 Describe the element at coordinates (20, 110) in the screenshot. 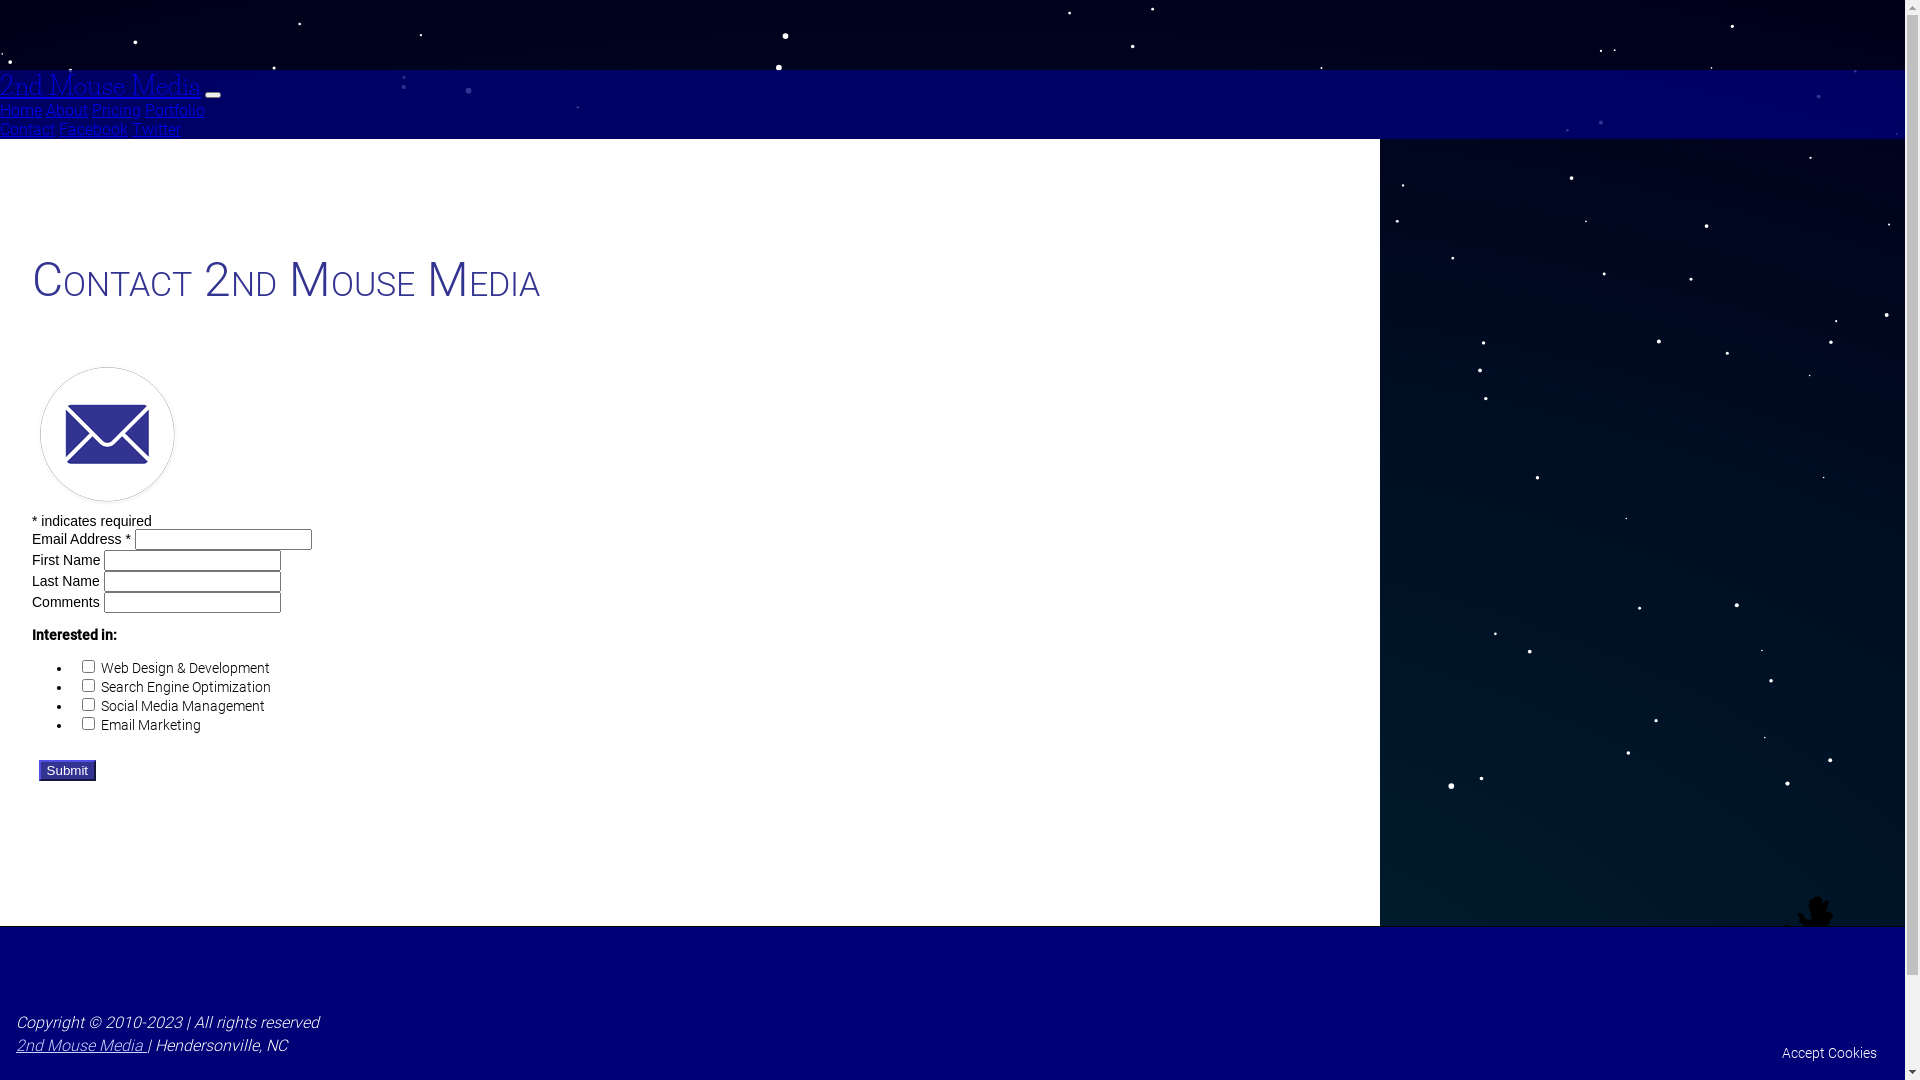

I see `'Home'` at that location.